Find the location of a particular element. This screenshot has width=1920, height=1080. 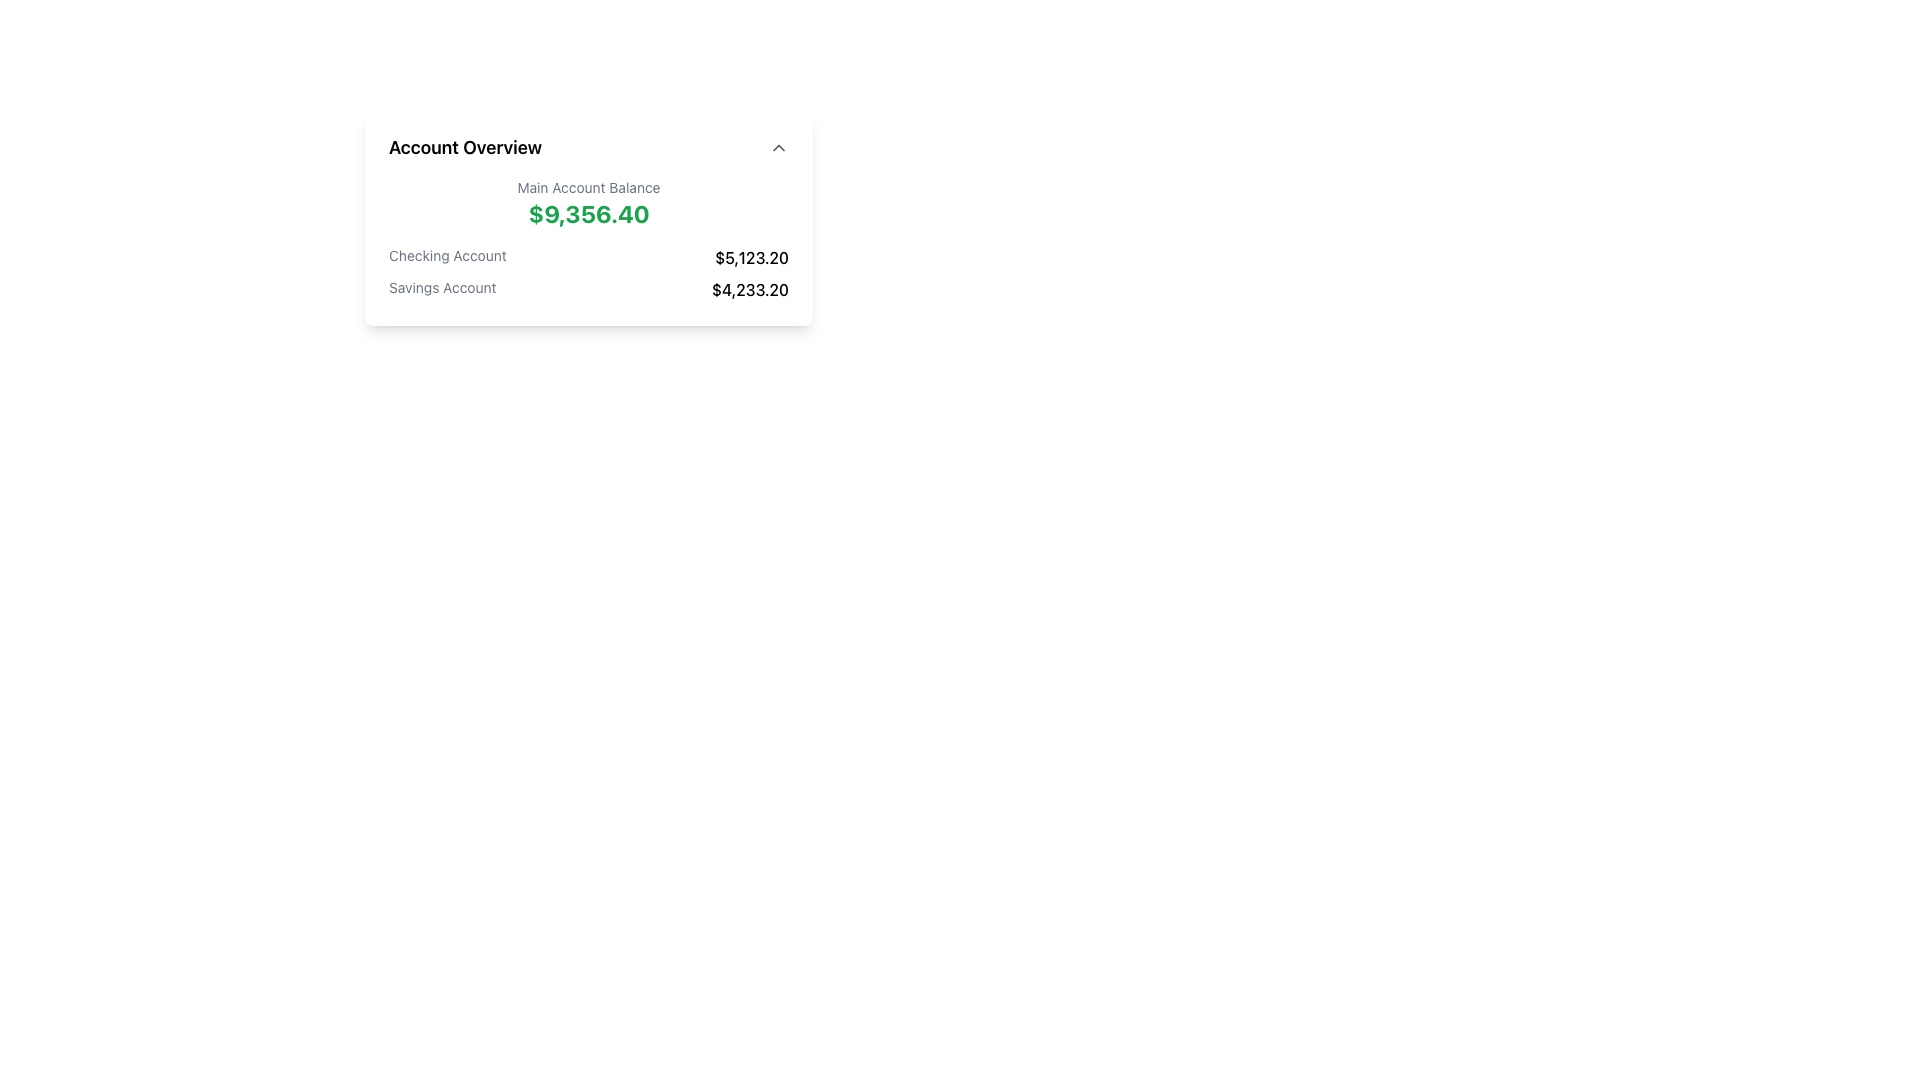

the text displaying the current balance of the savings account located in the 'Savings Account' section on the right side of the layout is located at coordinates (749, 289).